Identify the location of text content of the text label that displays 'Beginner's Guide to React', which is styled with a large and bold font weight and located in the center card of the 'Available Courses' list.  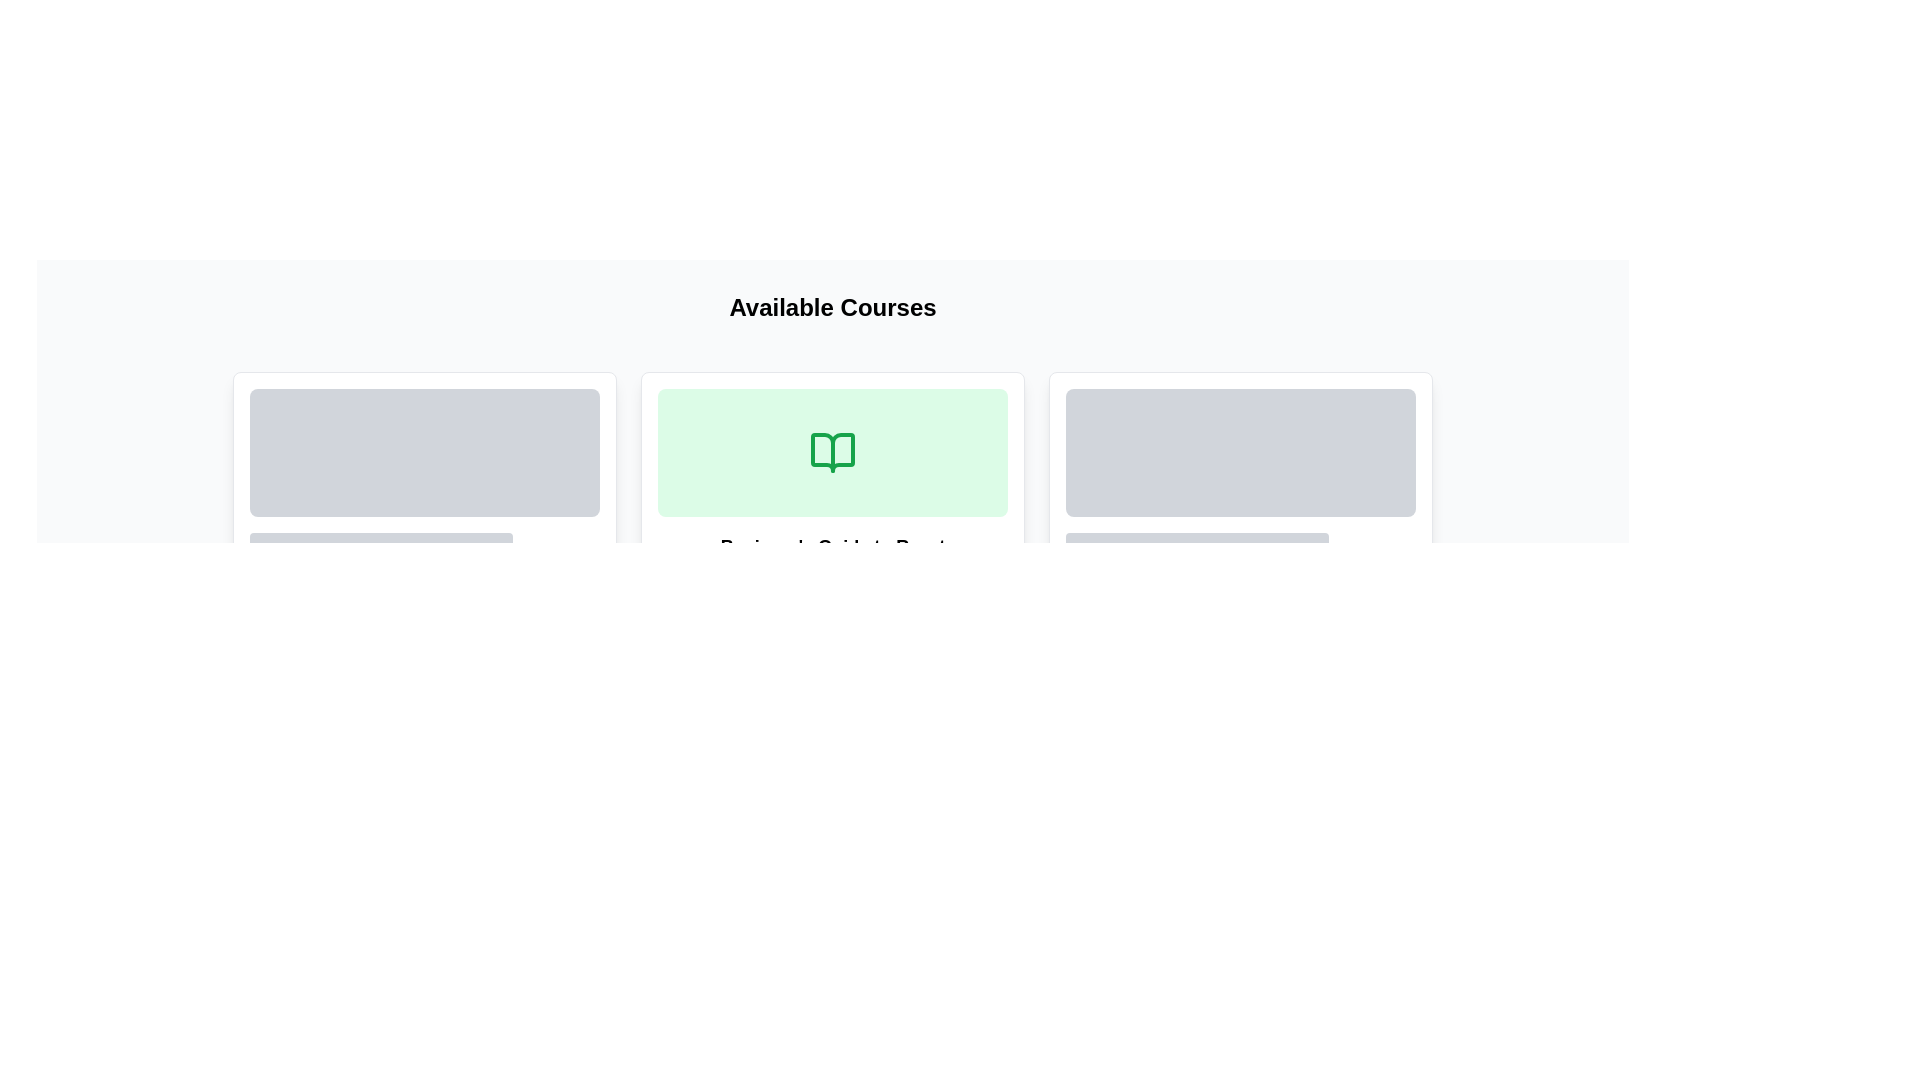
(833, 547).